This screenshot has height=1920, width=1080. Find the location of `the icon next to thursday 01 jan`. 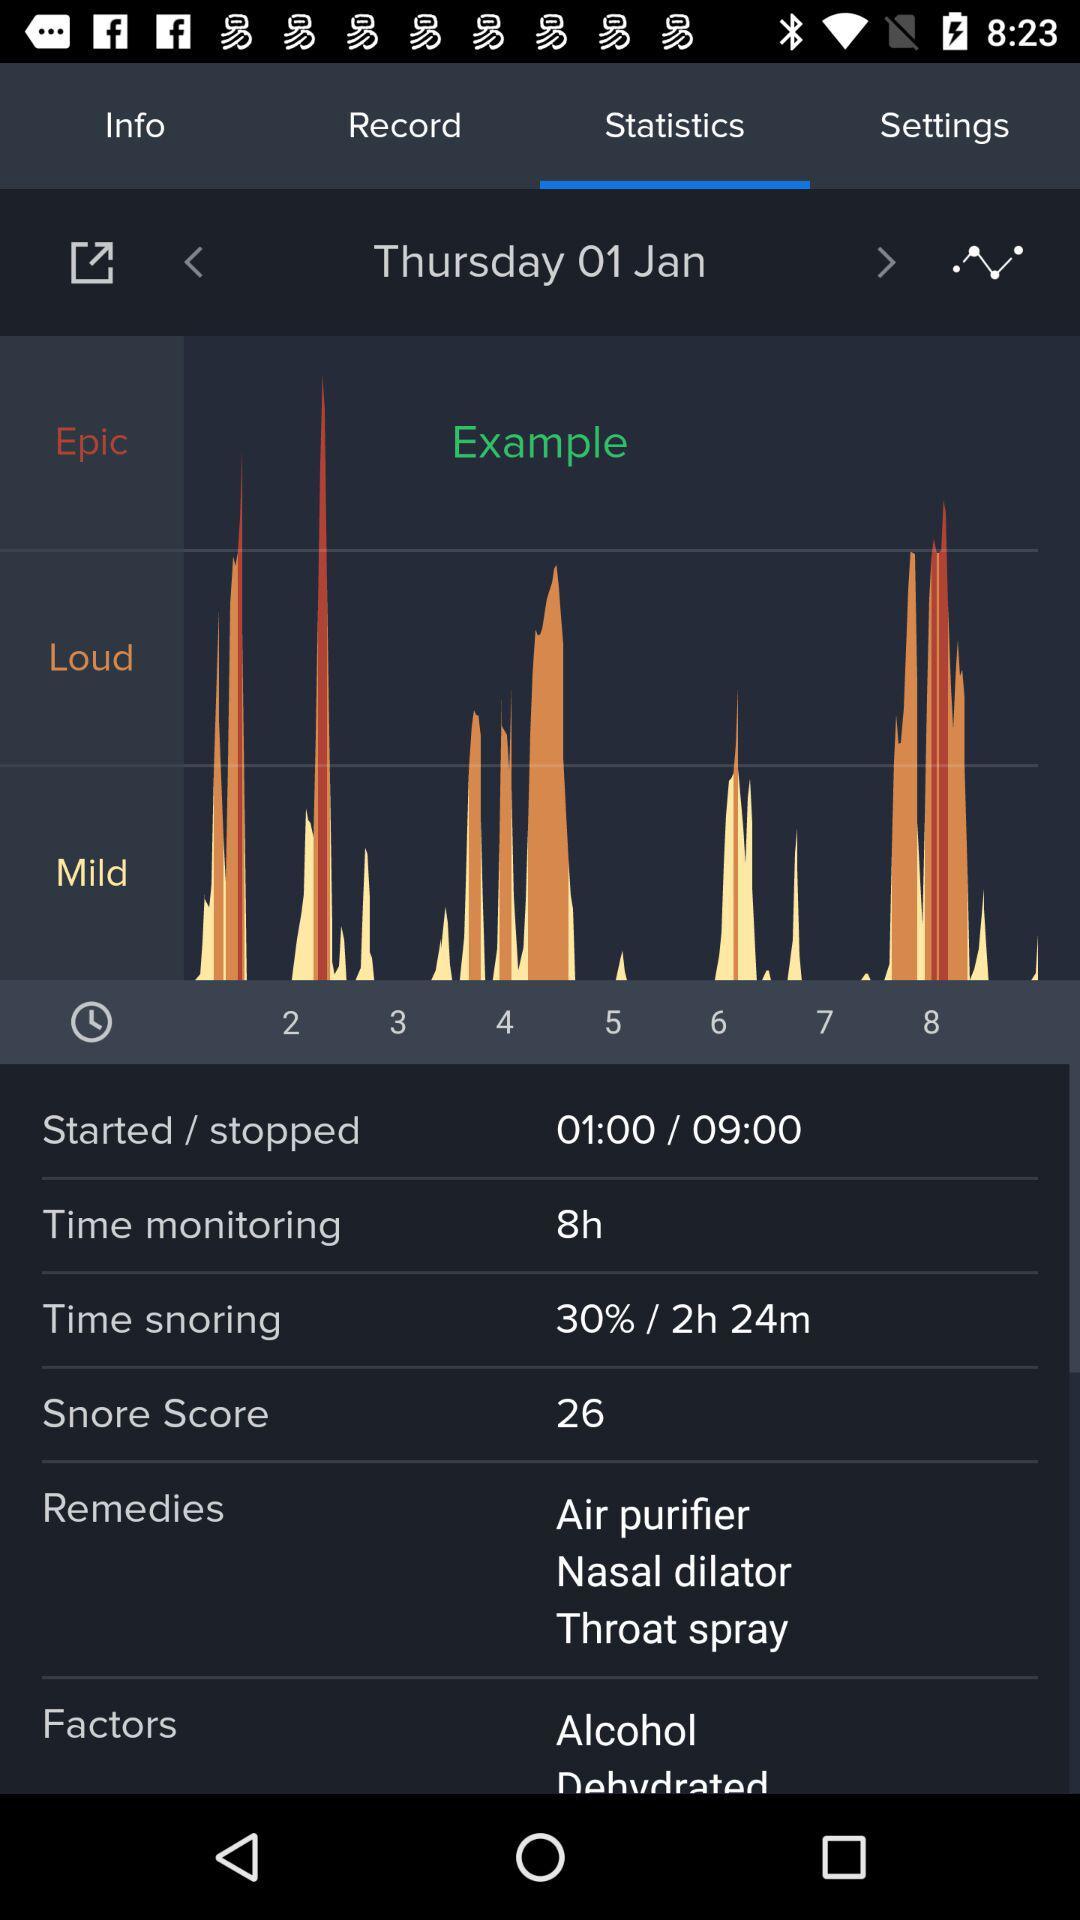

the icon next to thursday 01 jan is located at coordinates (834, 261).